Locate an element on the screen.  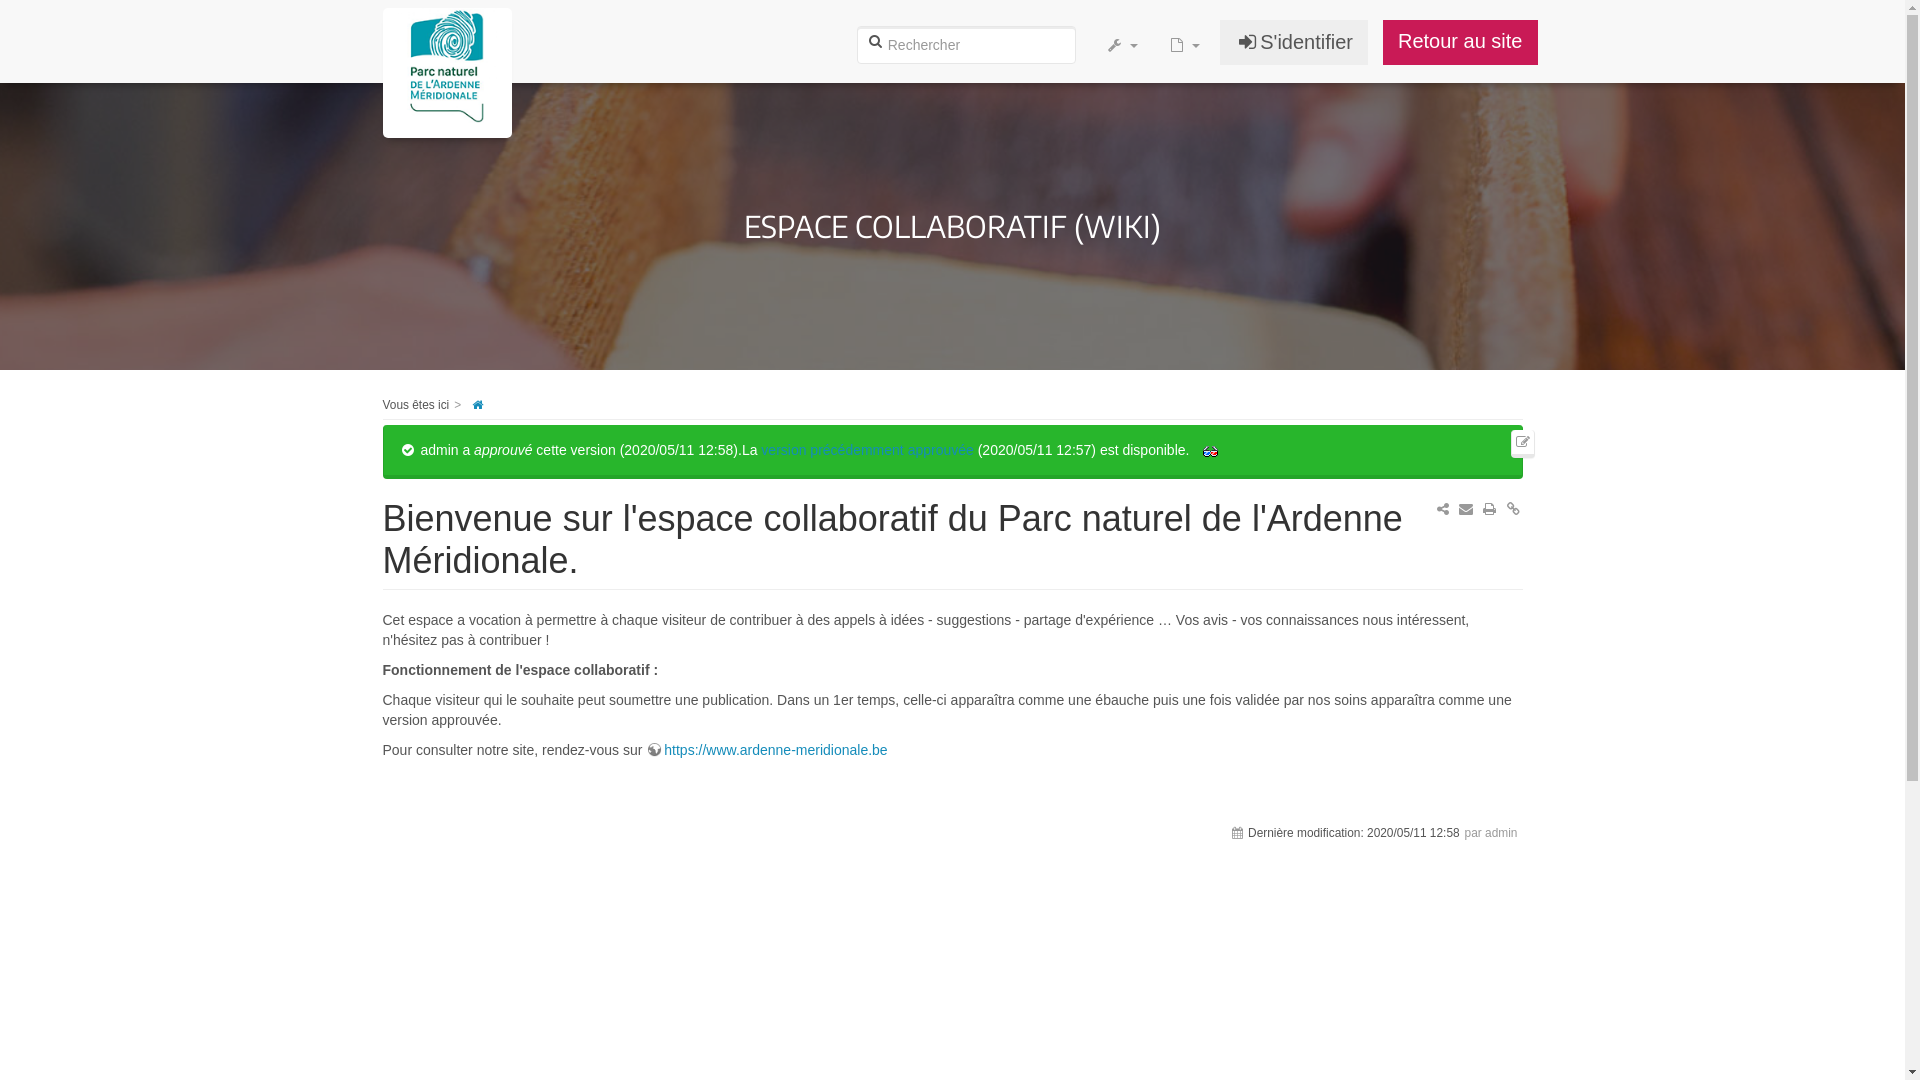
'Permalink' is located at coordinates (1512, 508).